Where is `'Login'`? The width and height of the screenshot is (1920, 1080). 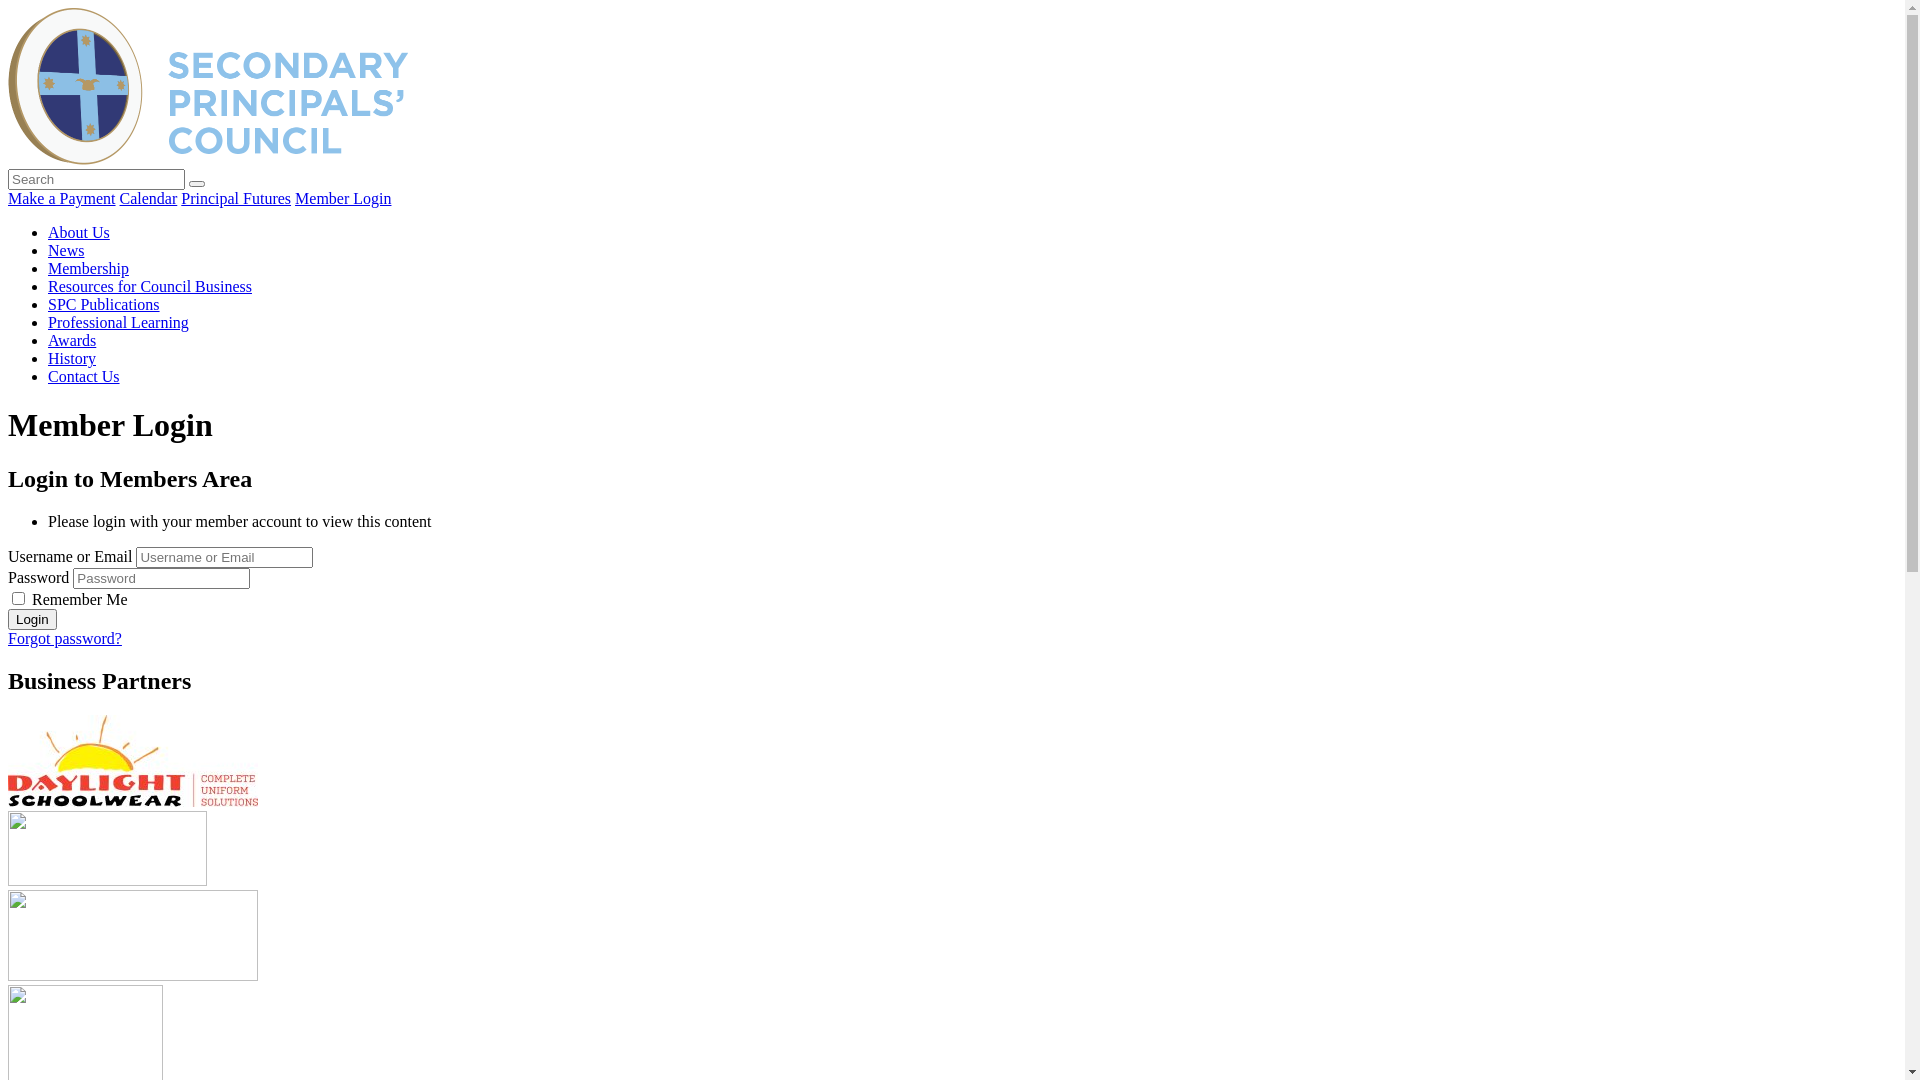
'Login' is located at coordinates (8, 618).